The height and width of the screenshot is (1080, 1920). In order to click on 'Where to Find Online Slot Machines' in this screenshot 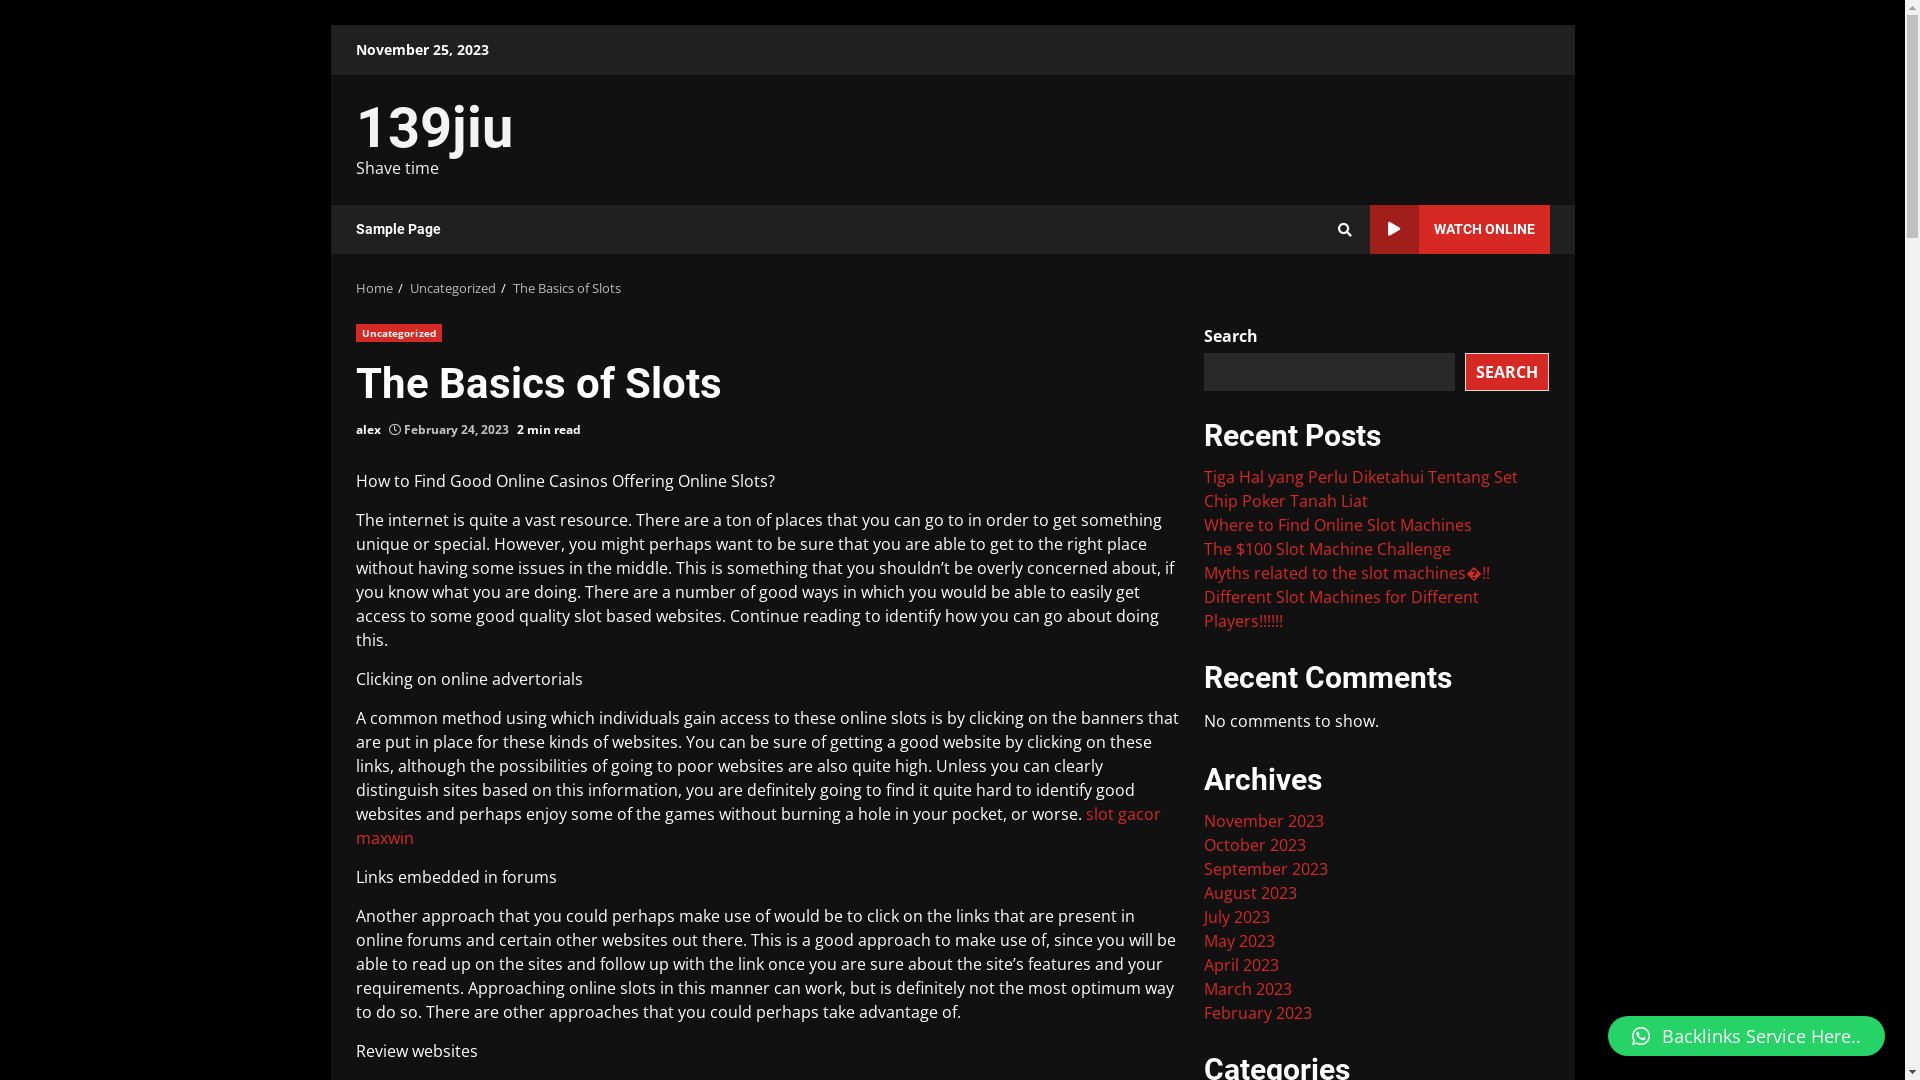, I will do `click(1203, 523)`.